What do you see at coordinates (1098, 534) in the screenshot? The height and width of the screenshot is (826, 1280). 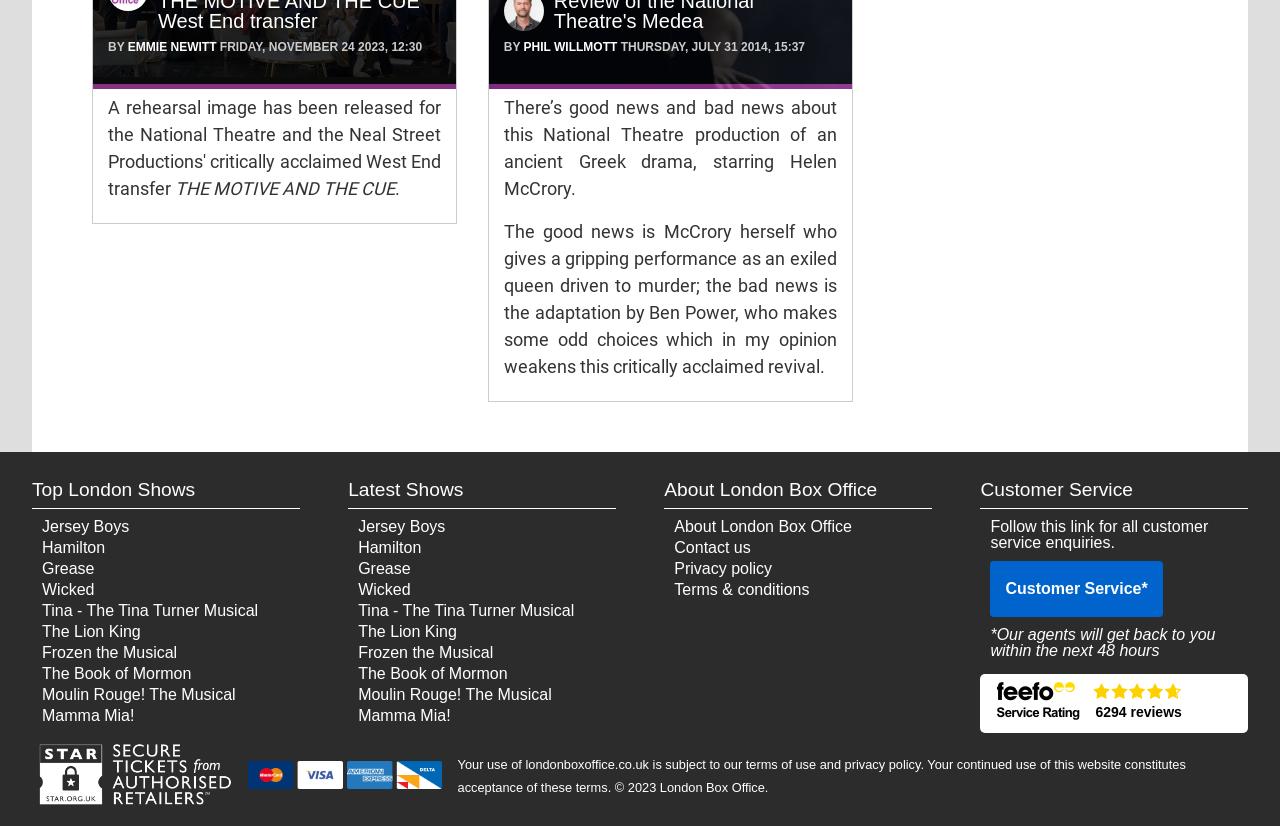 I see `'Follow this link for all customer service enquiries.'` at bounding box center [1098, 534].